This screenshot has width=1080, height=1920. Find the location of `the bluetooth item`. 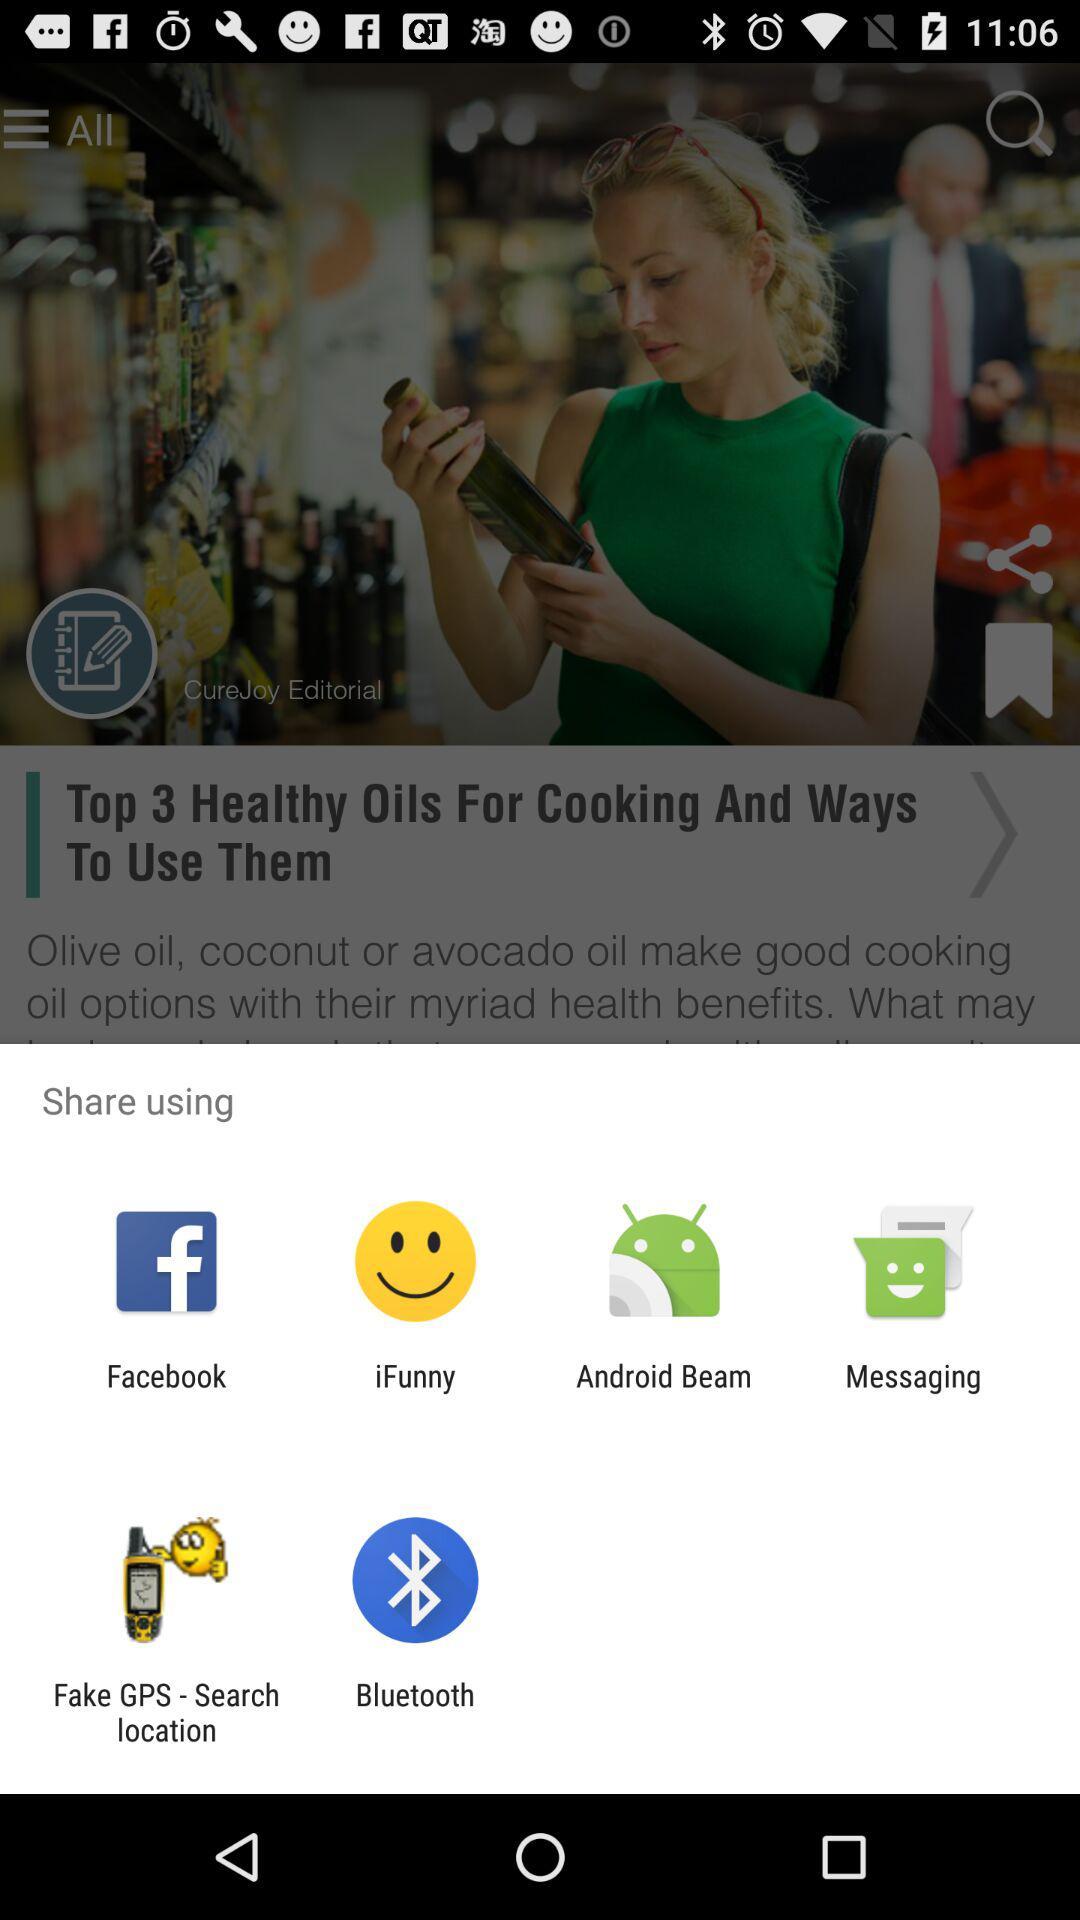

the bluetooth item is located at coordinates (414, 1711).